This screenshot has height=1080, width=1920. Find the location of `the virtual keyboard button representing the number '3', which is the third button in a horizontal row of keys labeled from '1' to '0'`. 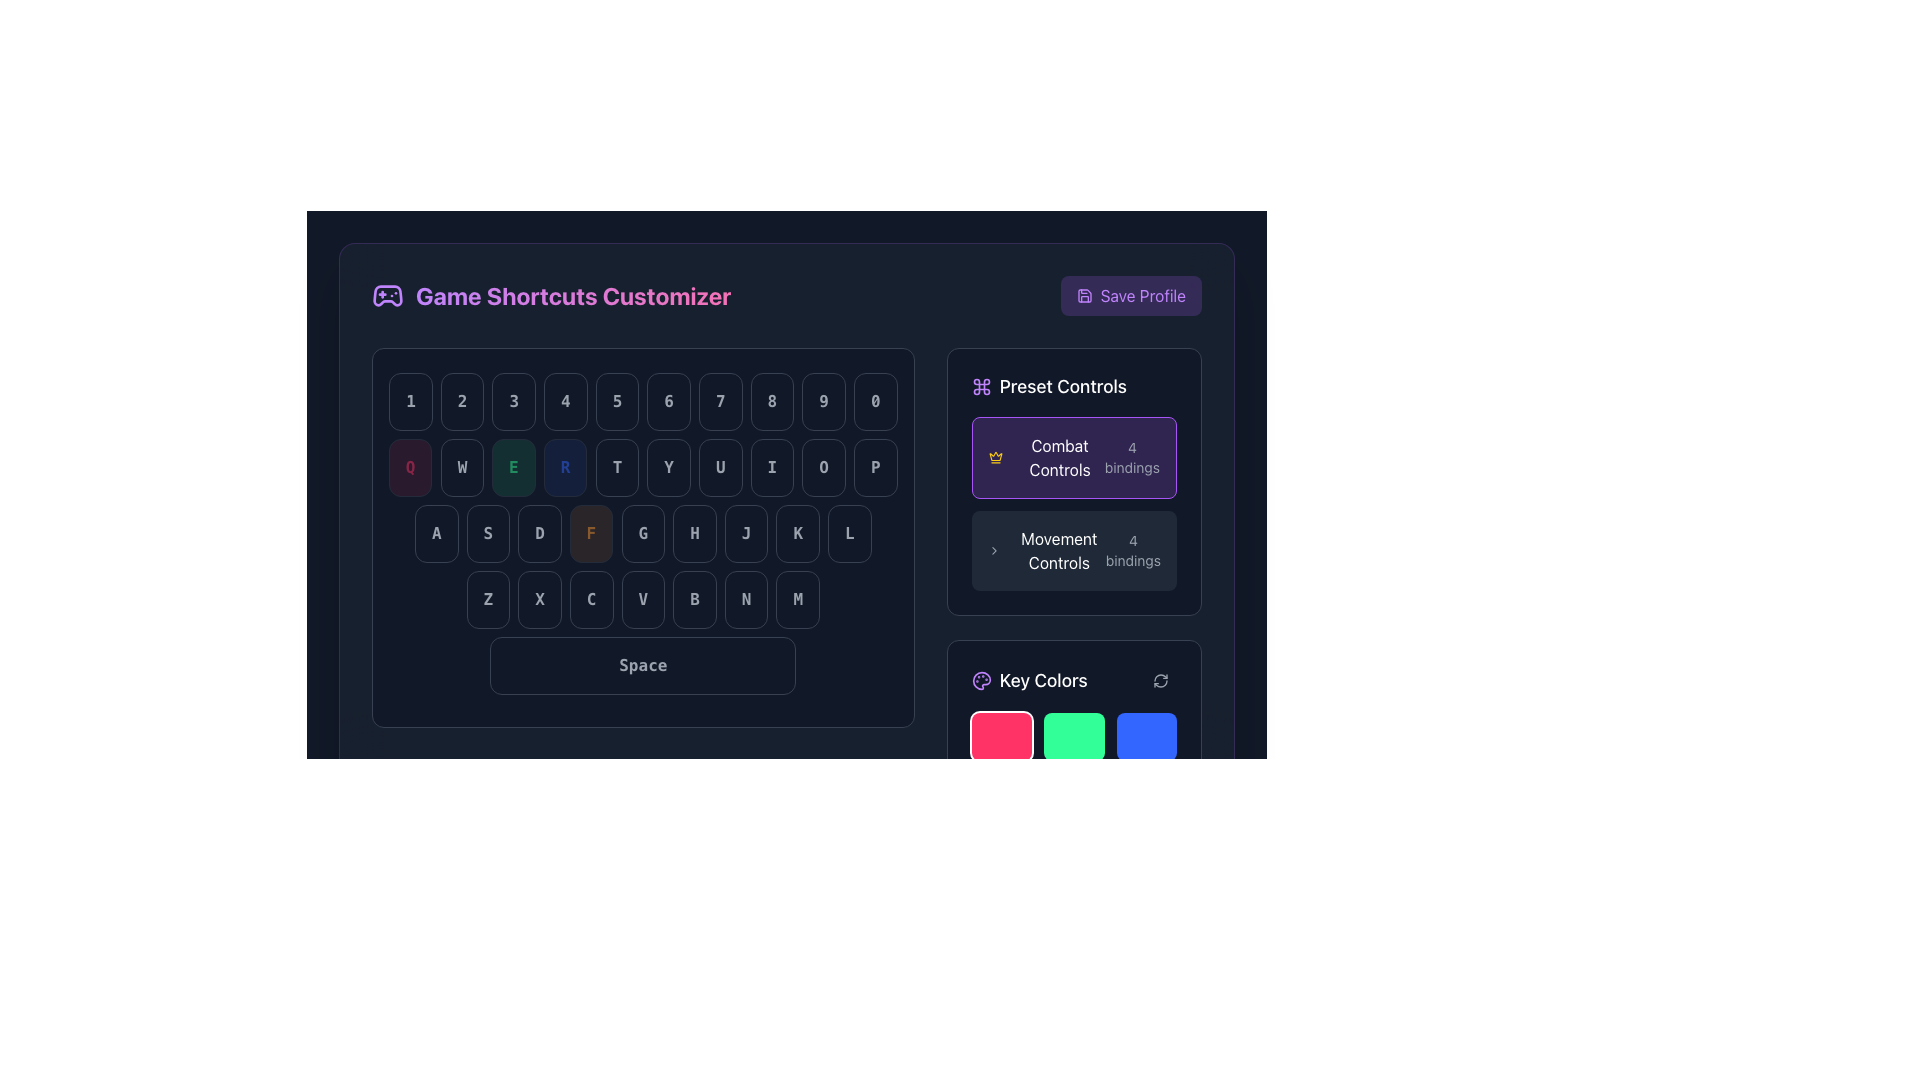

the virtual keyboard button representing the number '3', which is the third button in a horizontal row of keys labeled from '1' to '0' is located at coordinates (514, 401).